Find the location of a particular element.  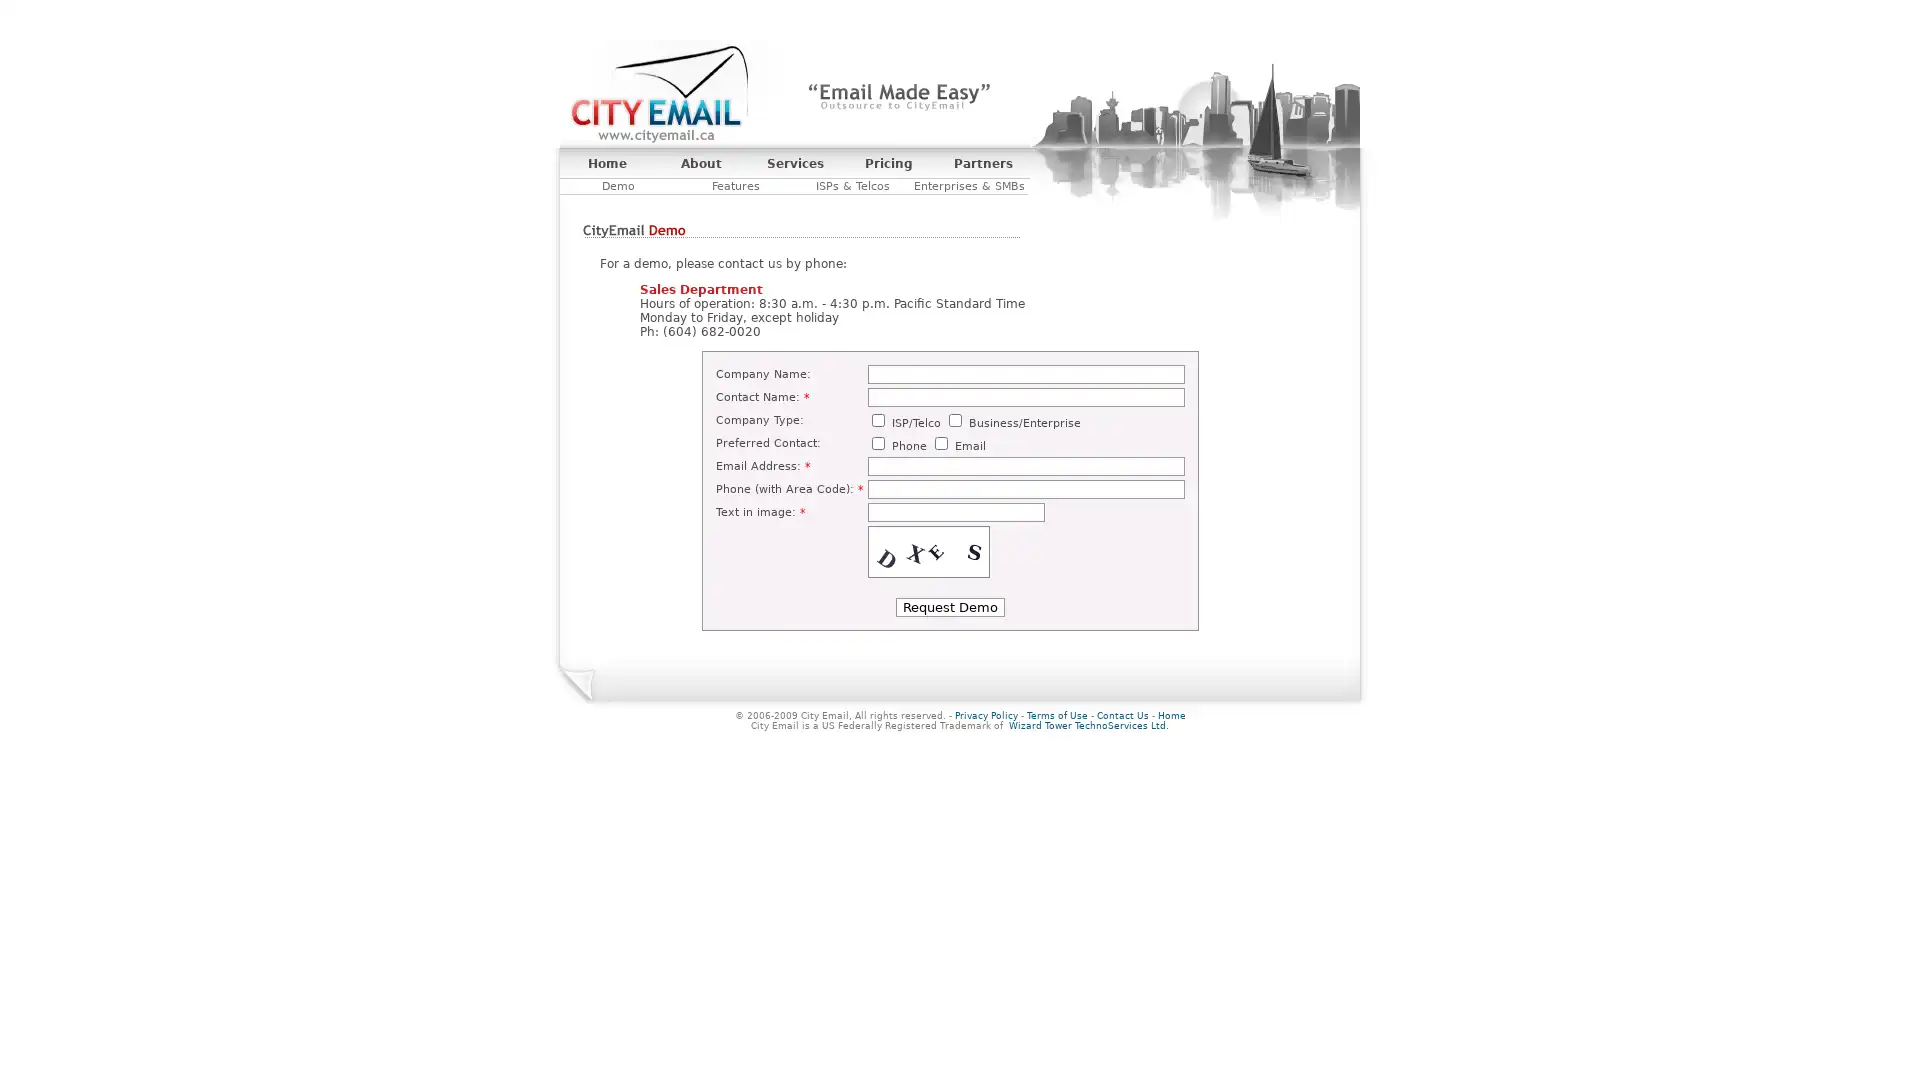

Request Demo is located at coordinates (948, 606).